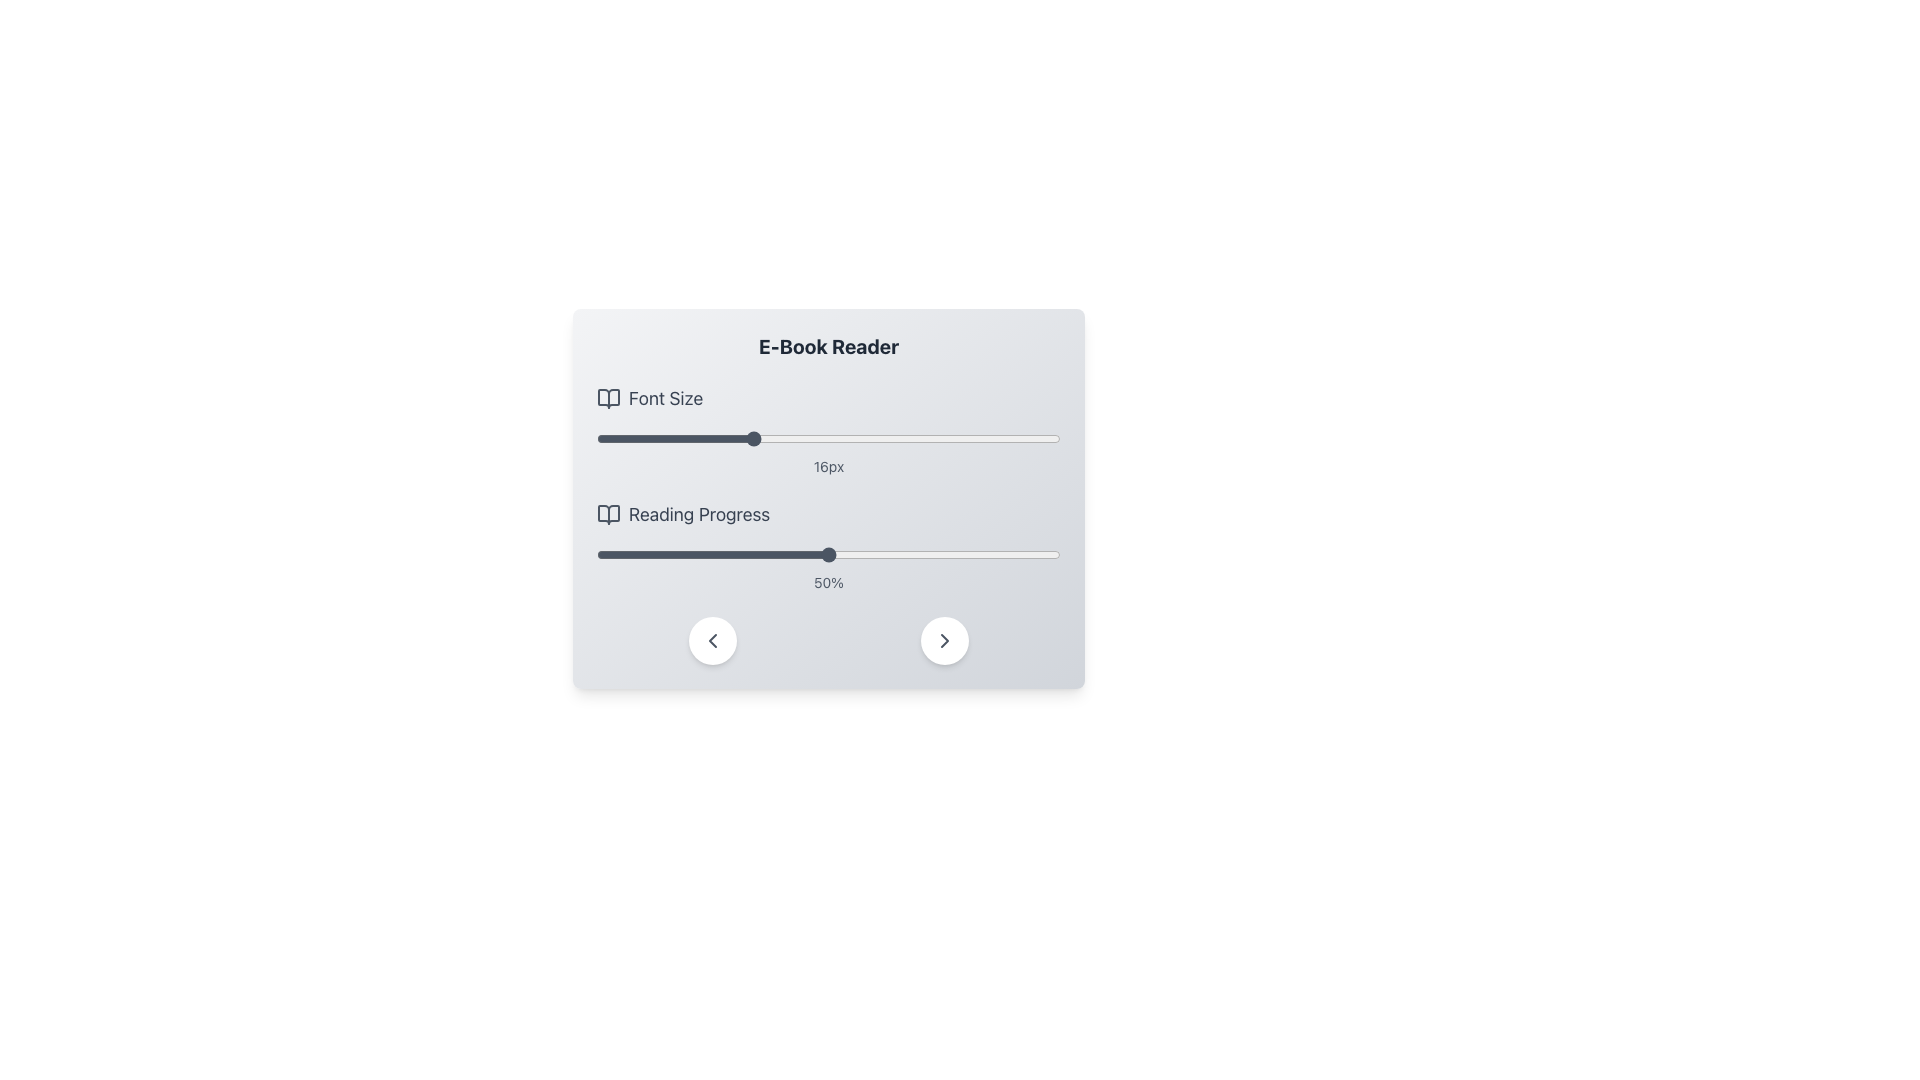 The image size is (1920, 1080). I want to click on the reading progress icon located to the left of the 'Reading Progress' text label, so click(608, 514).